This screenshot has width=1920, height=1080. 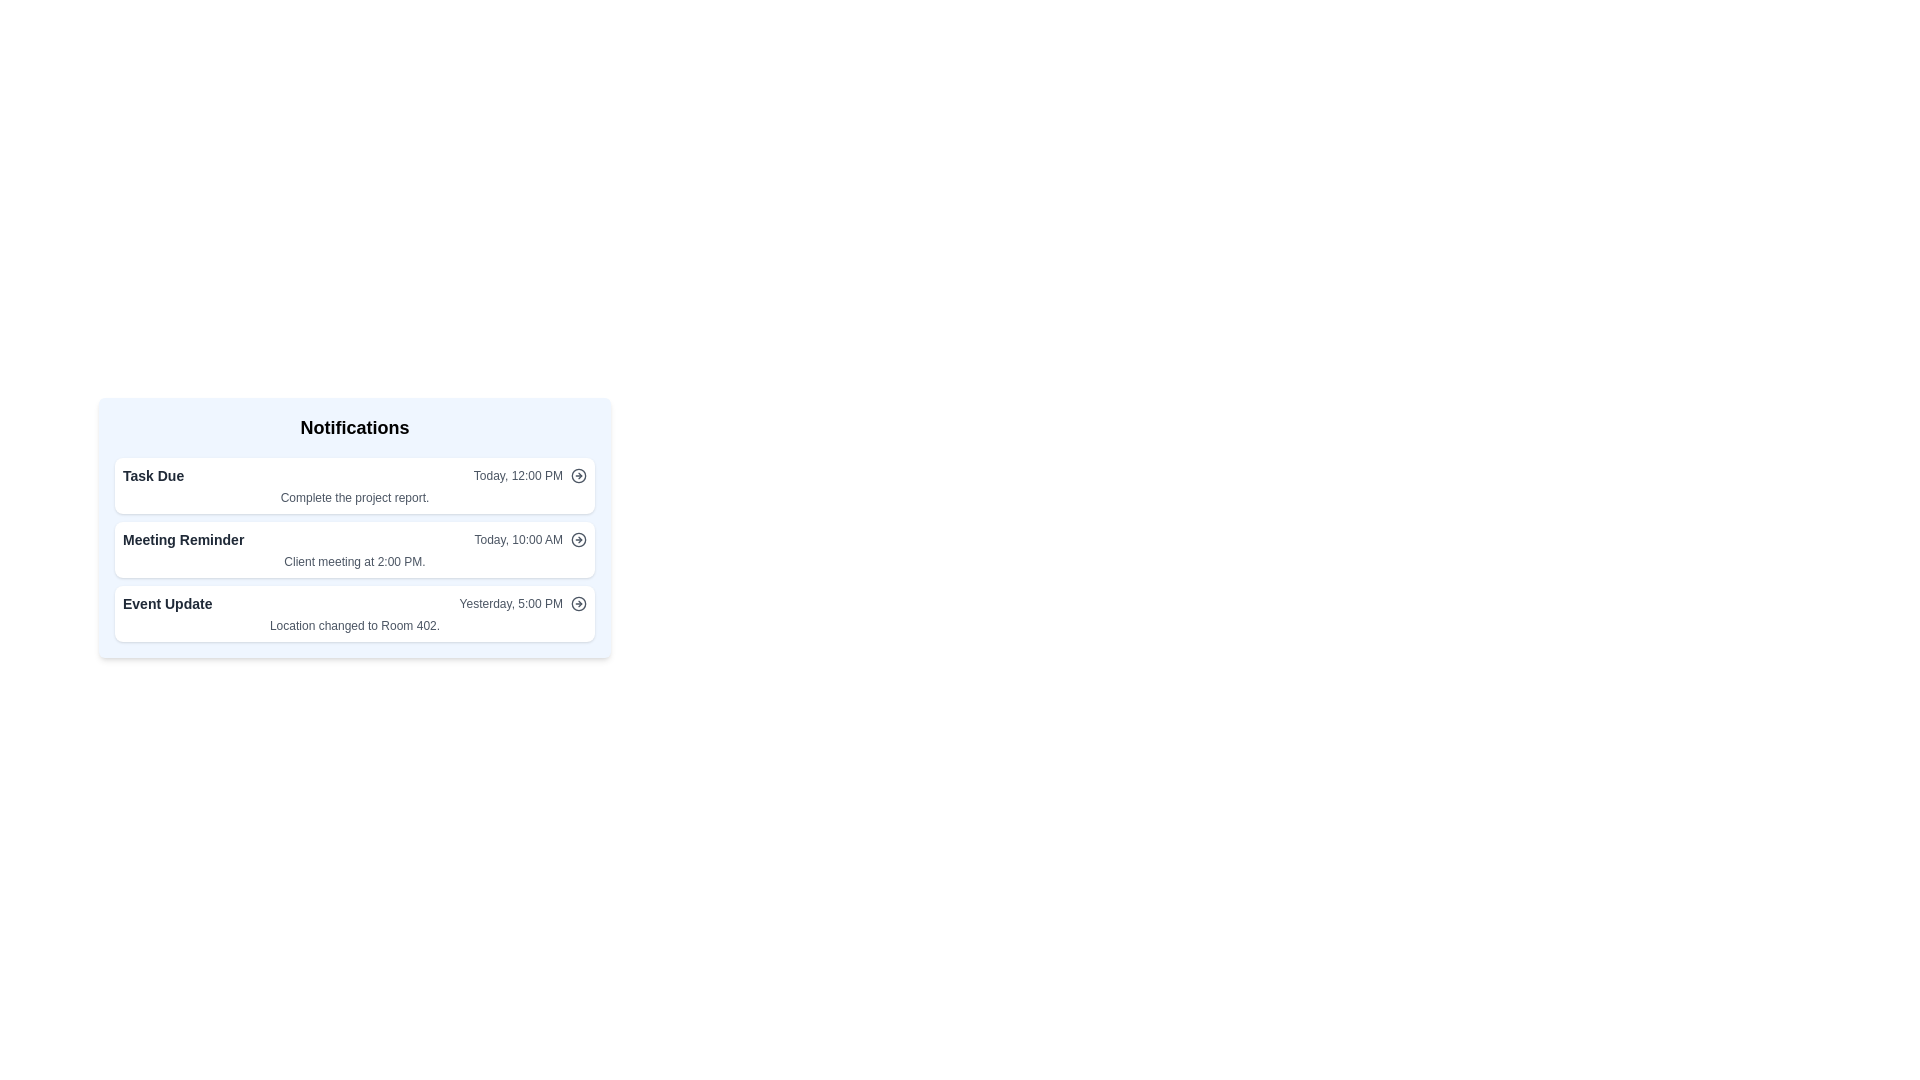 I want to click on text of the title label in the third notification card under the heading 'Notifications', which is the leftmost content in the card, so click(x=167, y=603).